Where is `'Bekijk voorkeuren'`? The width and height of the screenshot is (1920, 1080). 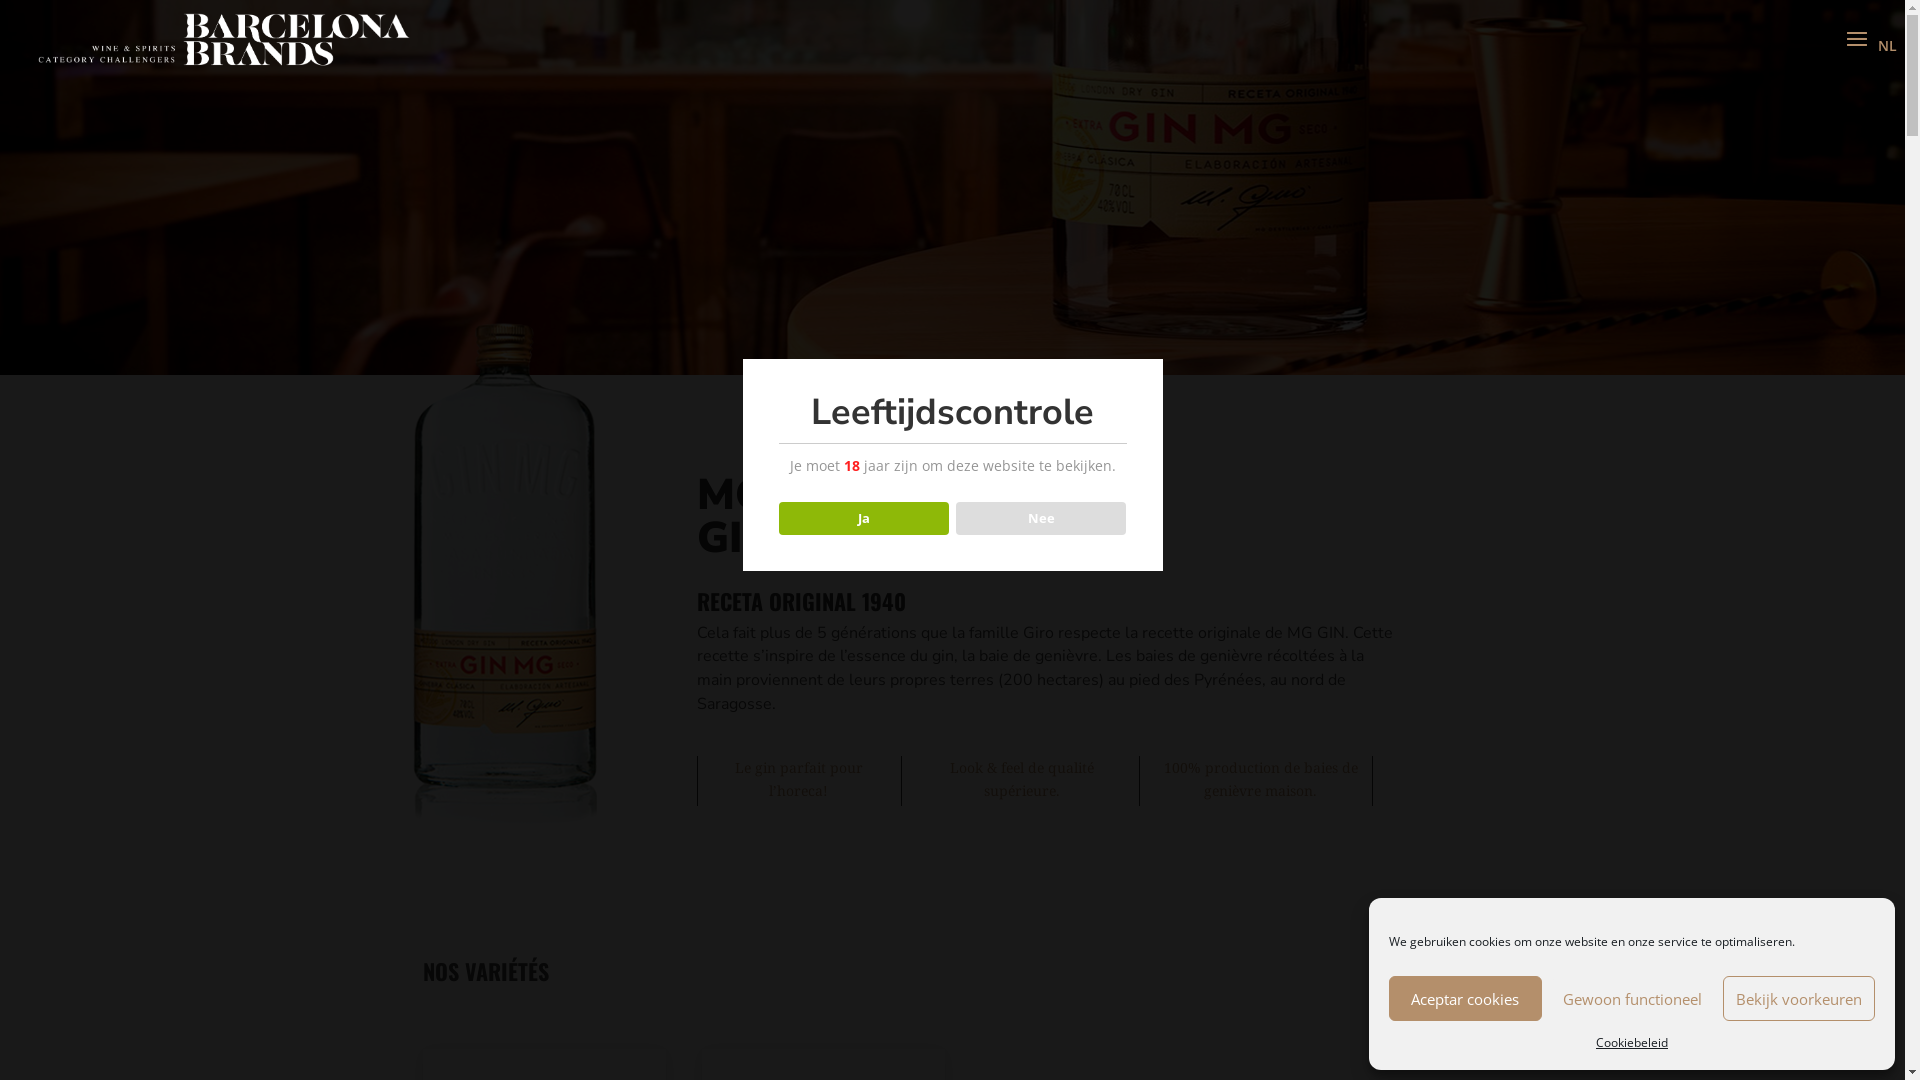
'Bekijk voorkeuren' is located at coordinates (1798, 998).